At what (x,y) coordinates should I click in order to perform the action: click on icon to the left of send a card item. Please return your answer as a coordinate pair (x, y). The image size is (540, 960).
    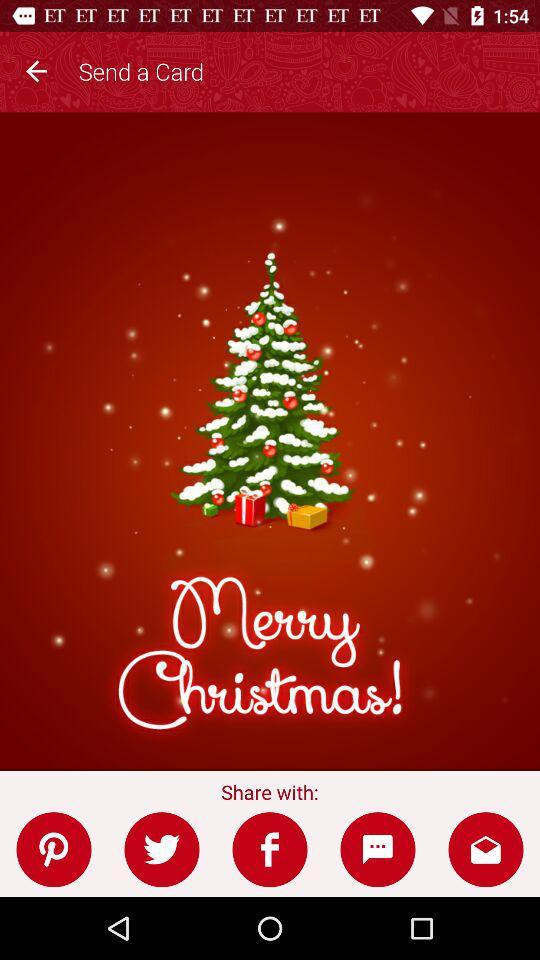
    Looking at the image, I should click on (36, 68).